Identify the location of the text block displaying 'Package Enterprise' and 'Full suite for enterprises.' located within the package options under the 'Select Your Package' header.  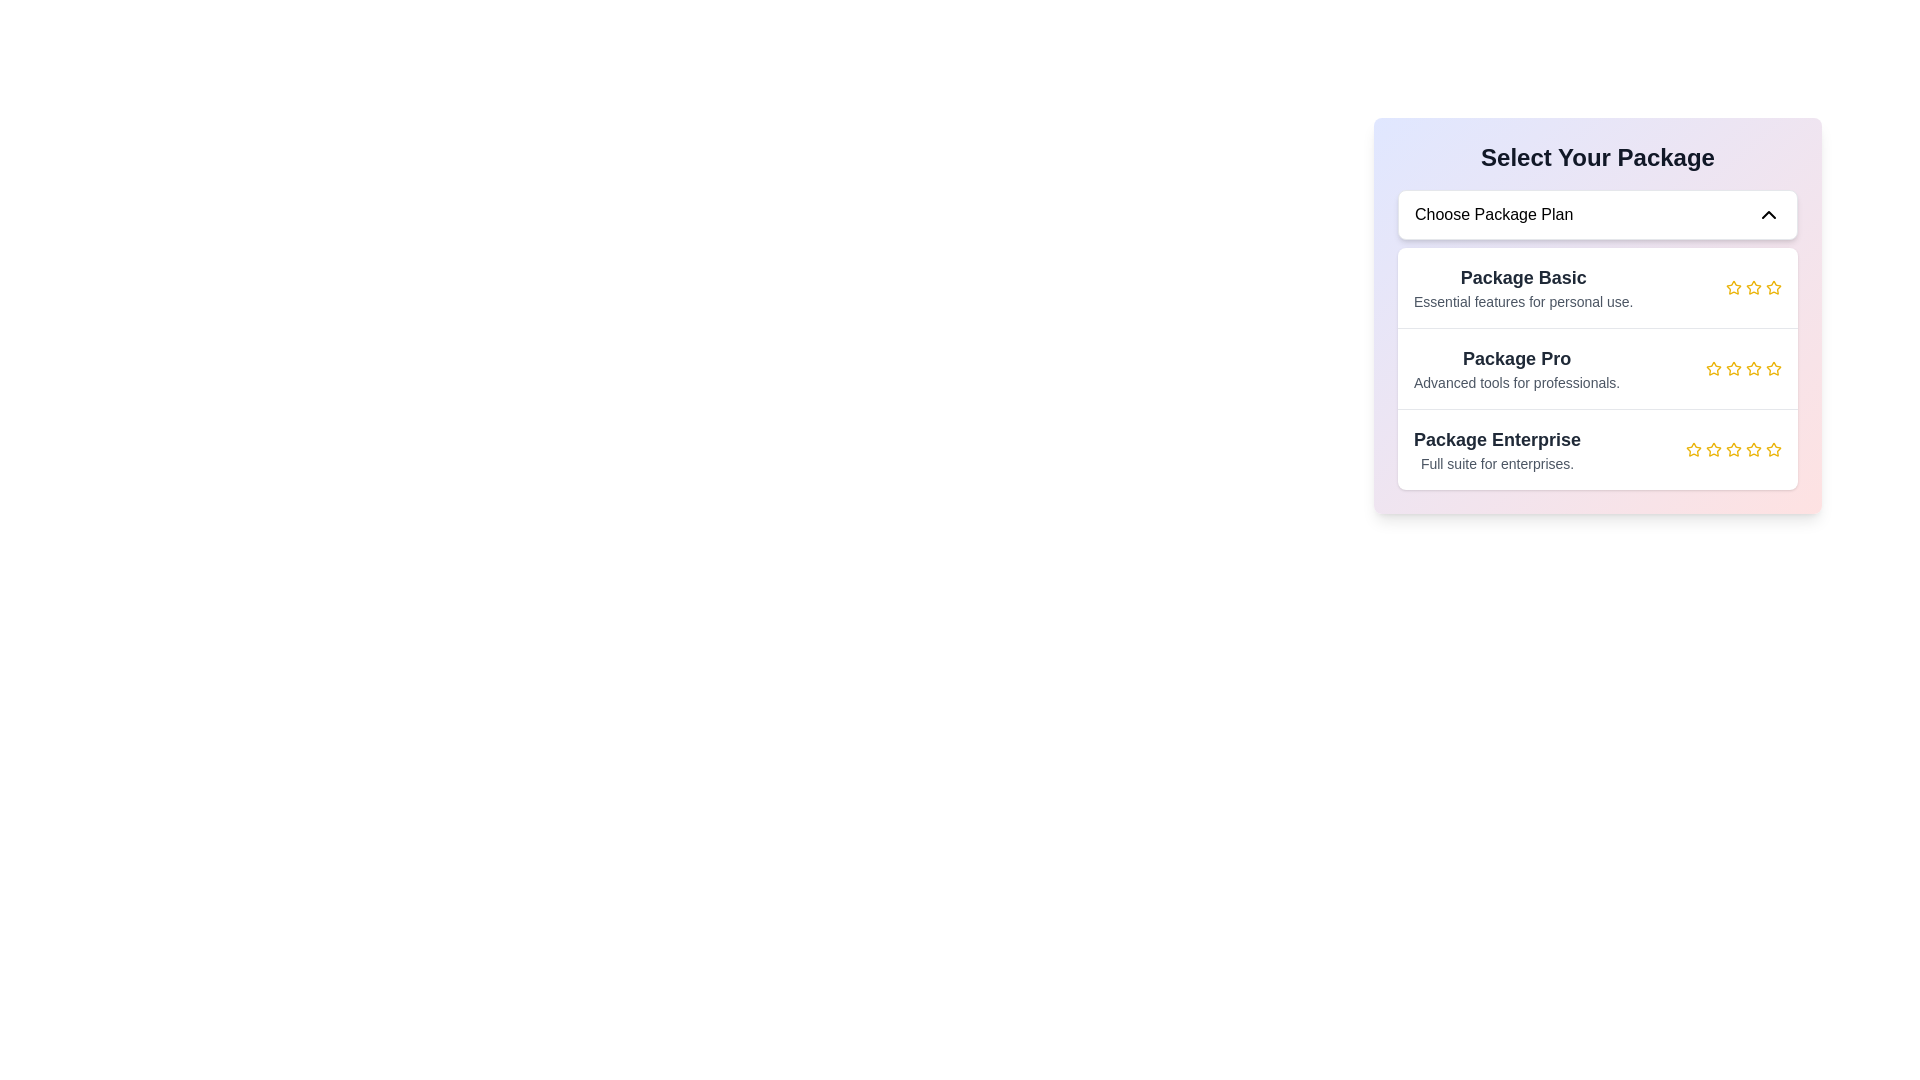
(1497, 450).